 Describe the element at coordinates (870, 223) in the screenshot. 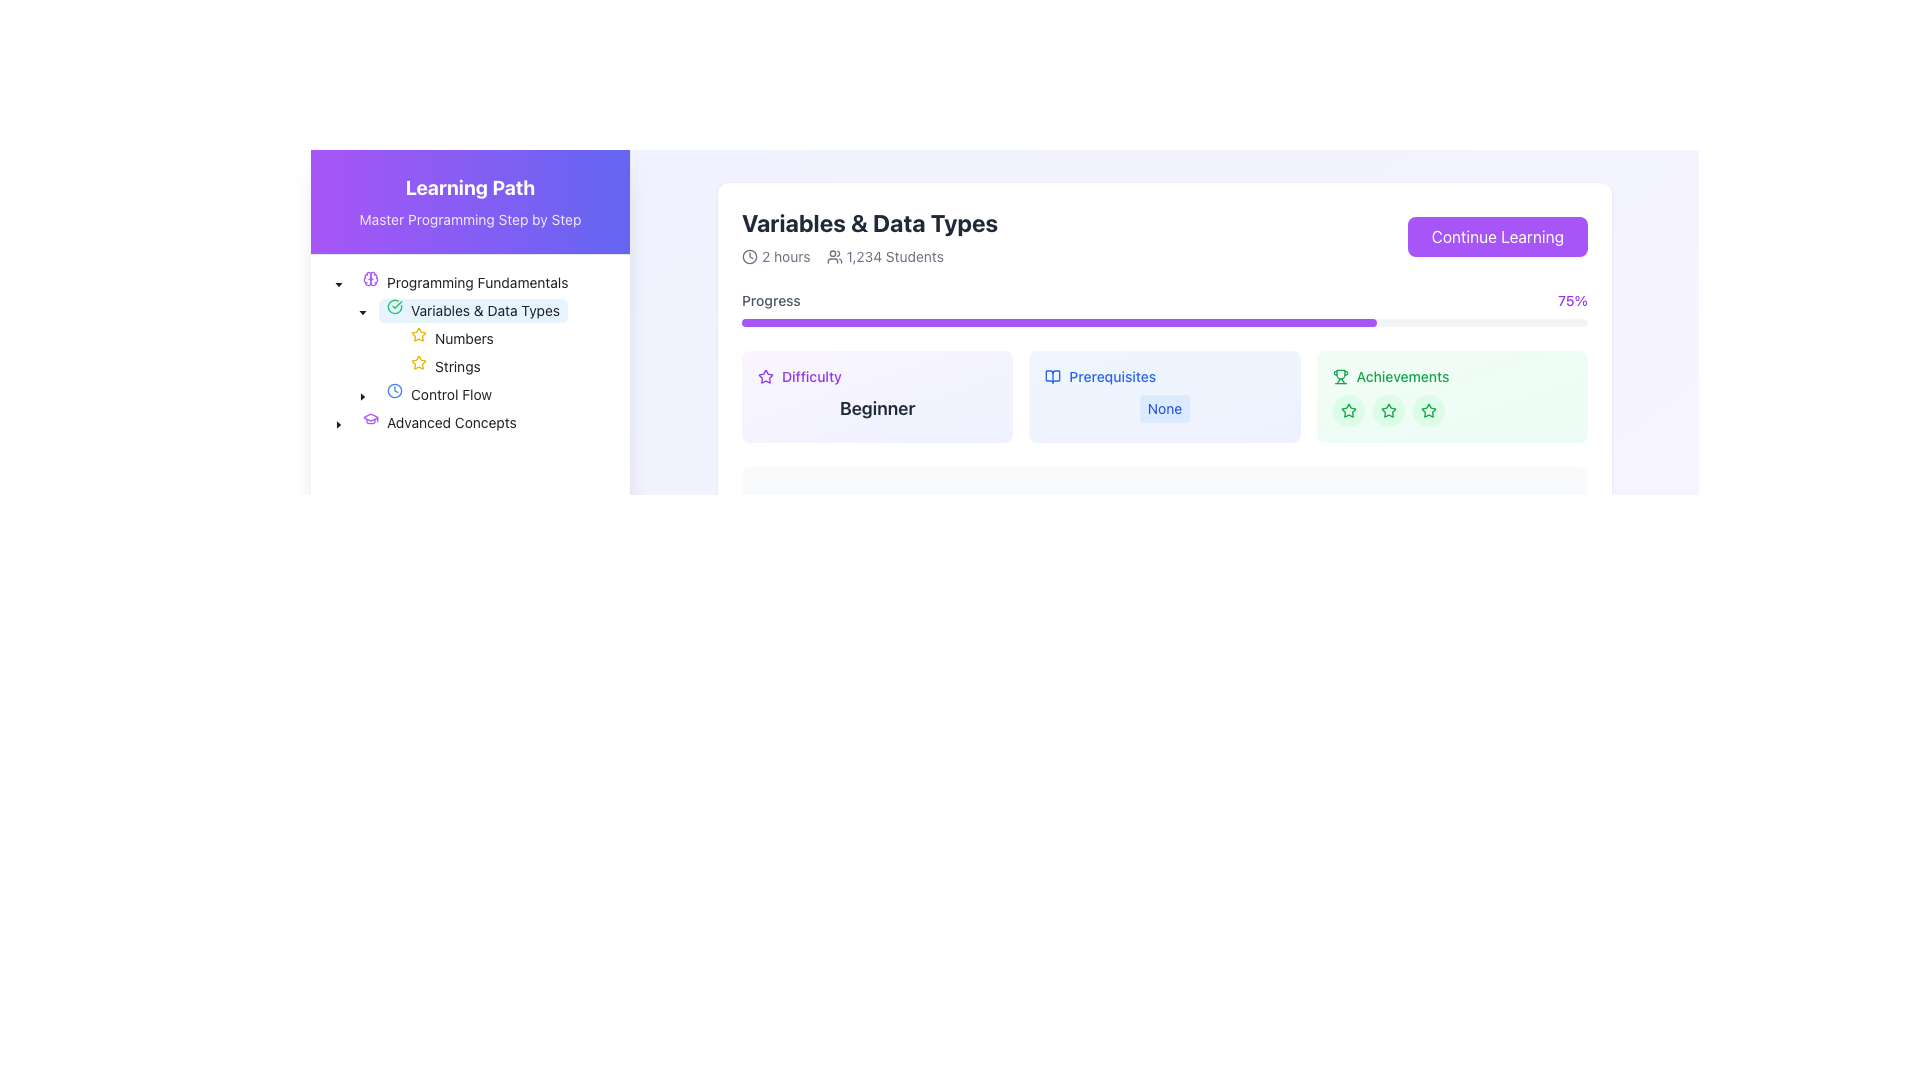

I see `text label or heading that serves as the title for the learning module on variables and data types, positioned centrally at the top of the section` at that location.